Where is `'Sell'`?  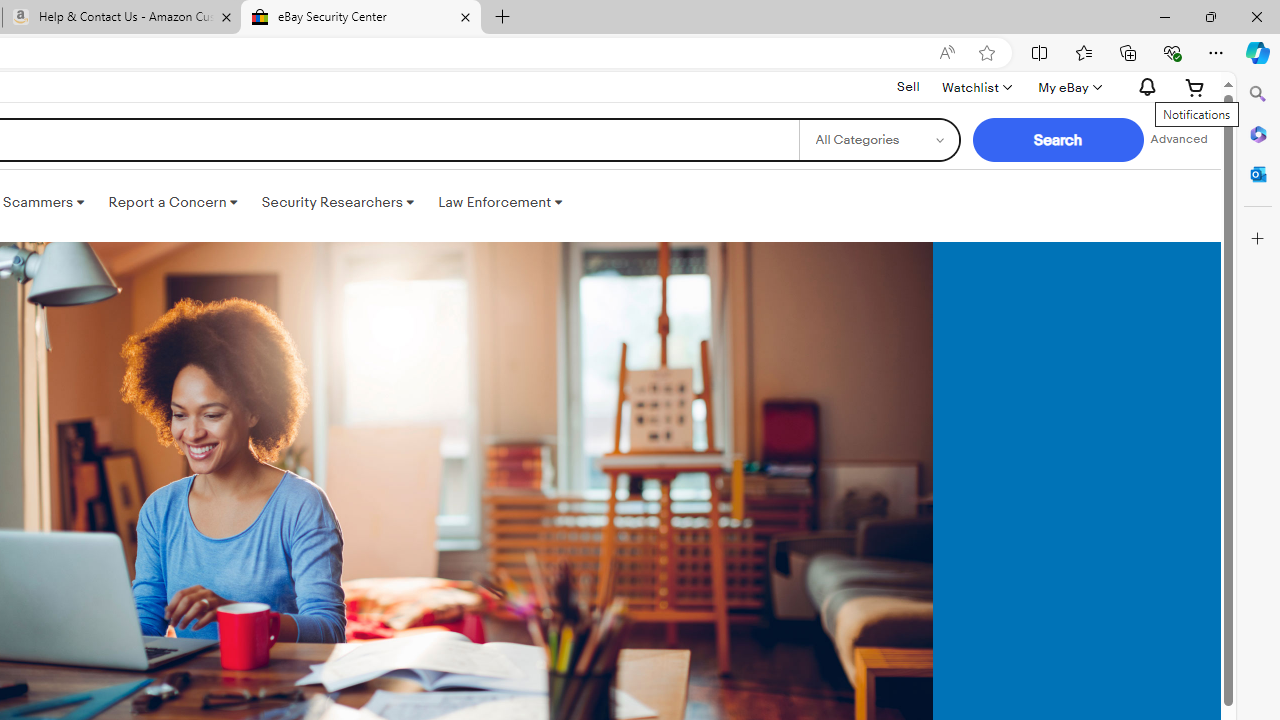
'Sell' is located at coordinates (907, 85).